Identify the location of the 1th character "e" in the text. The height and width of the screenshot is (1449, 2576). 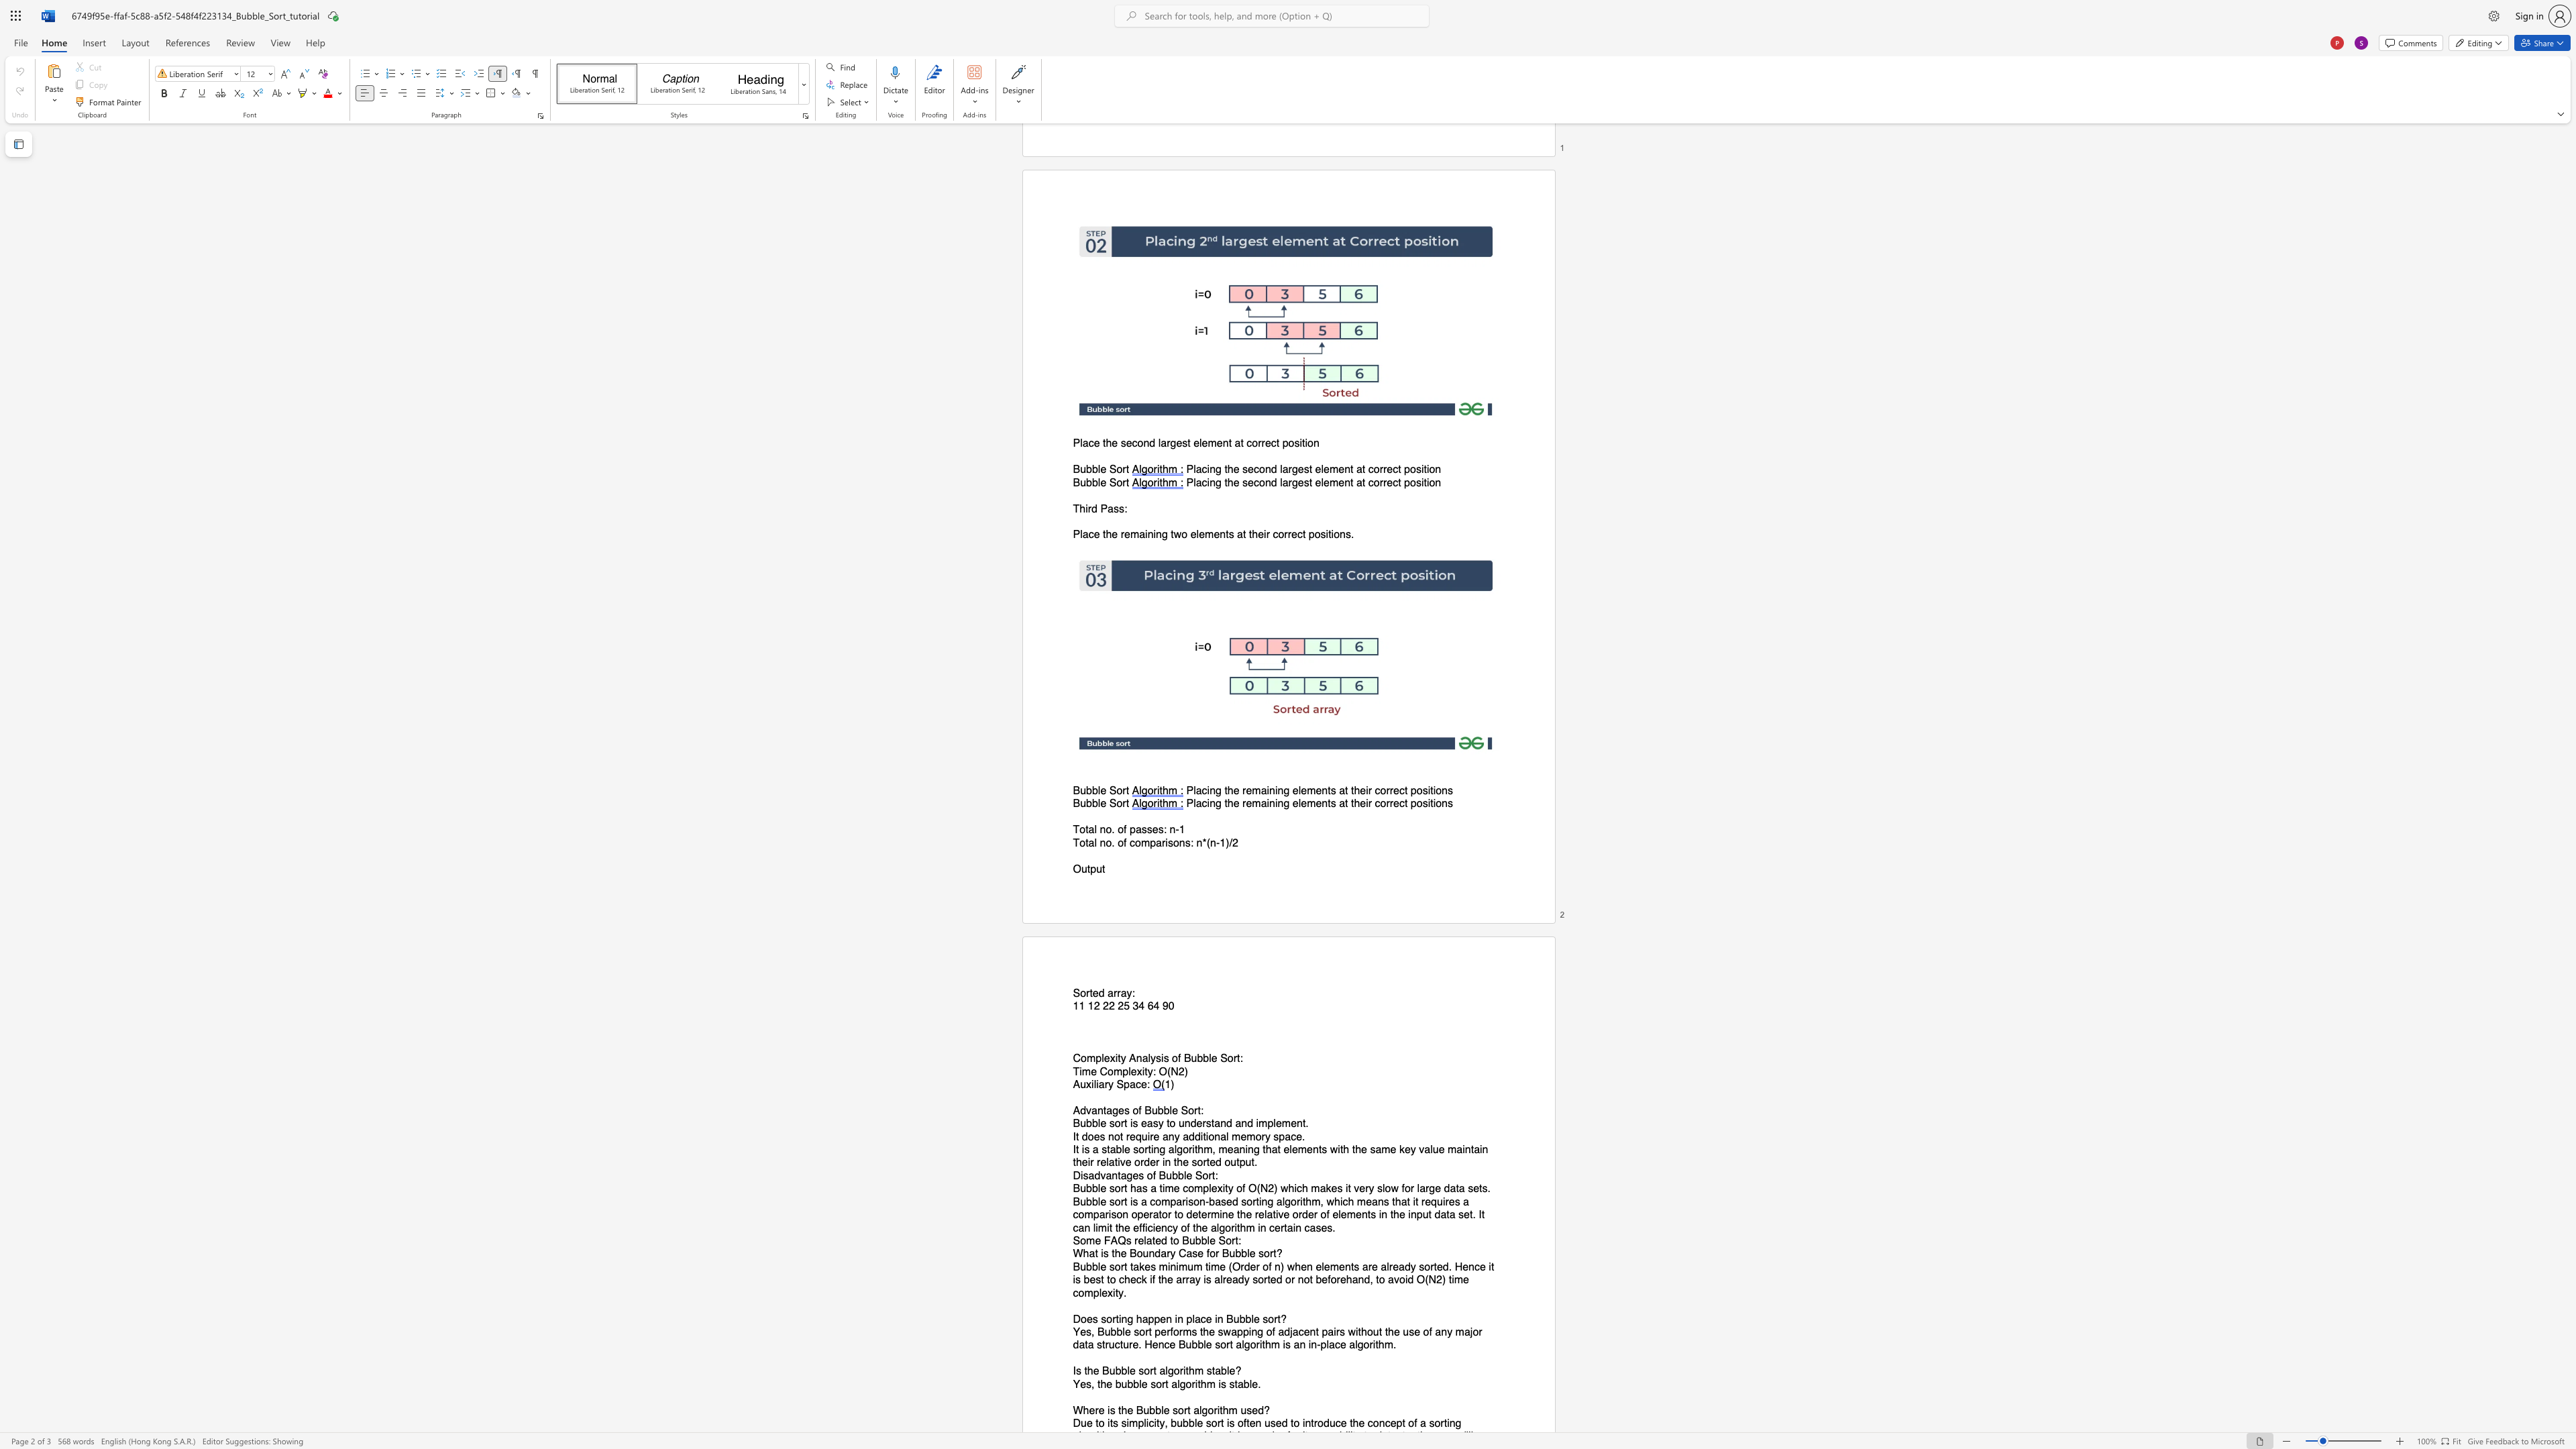
(1242, 1136).